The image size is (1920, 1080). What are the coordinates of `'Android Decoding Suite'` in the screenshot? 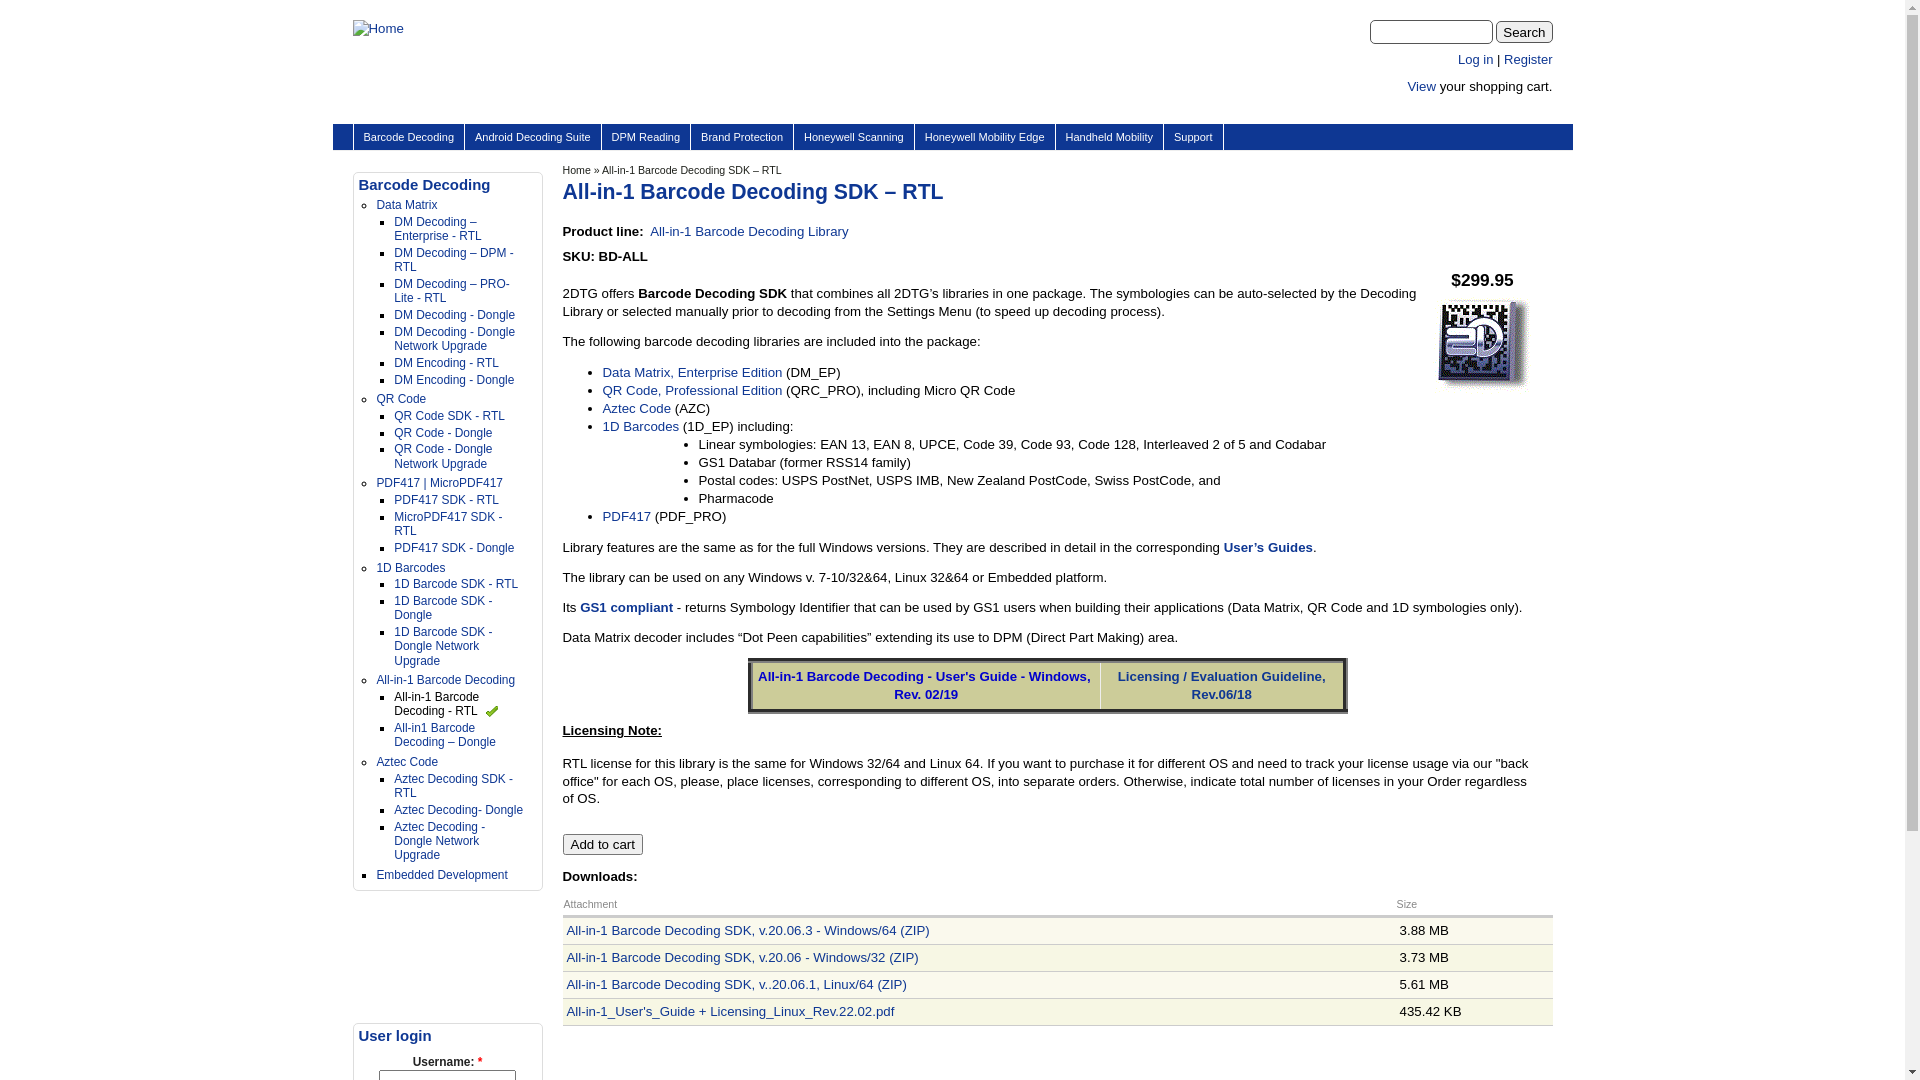 It's located at (532, 136).